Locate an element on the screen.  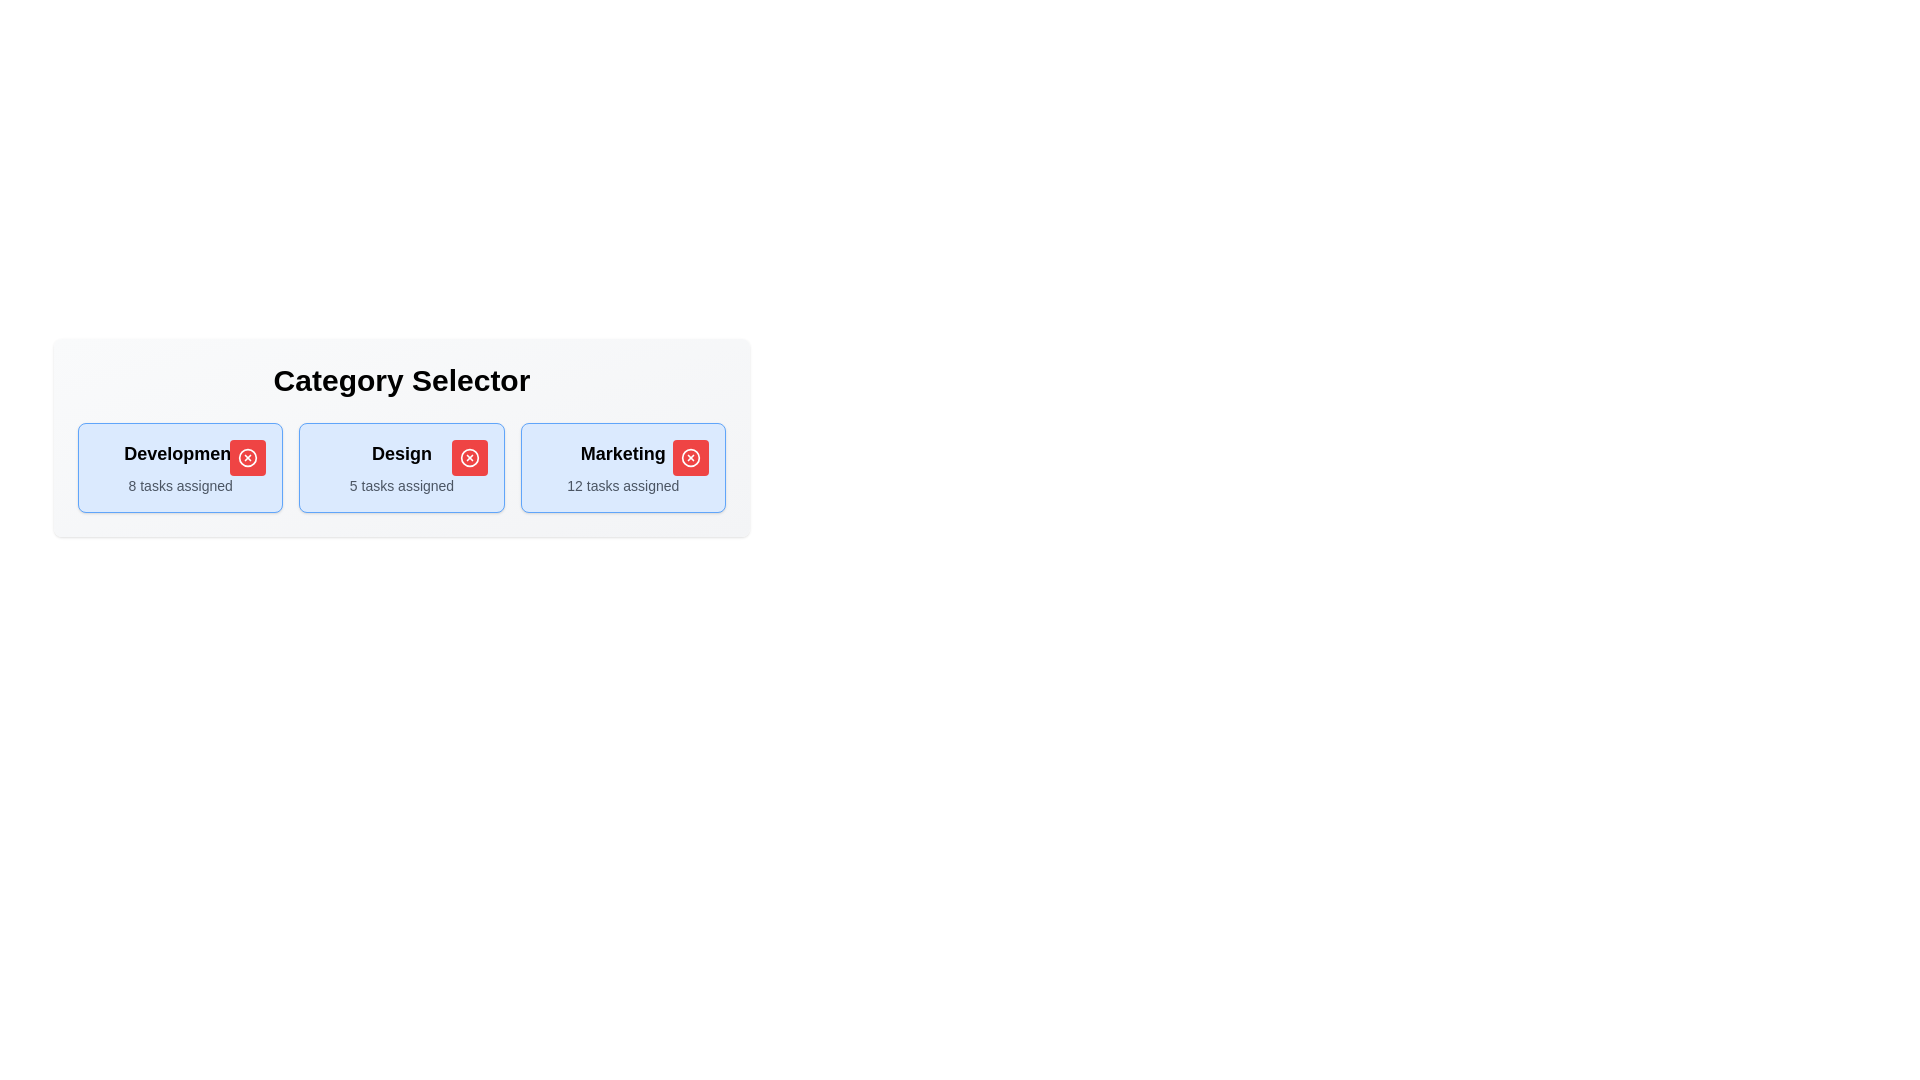
toggle button for the category Marketing is located at coordinates (691, 458).